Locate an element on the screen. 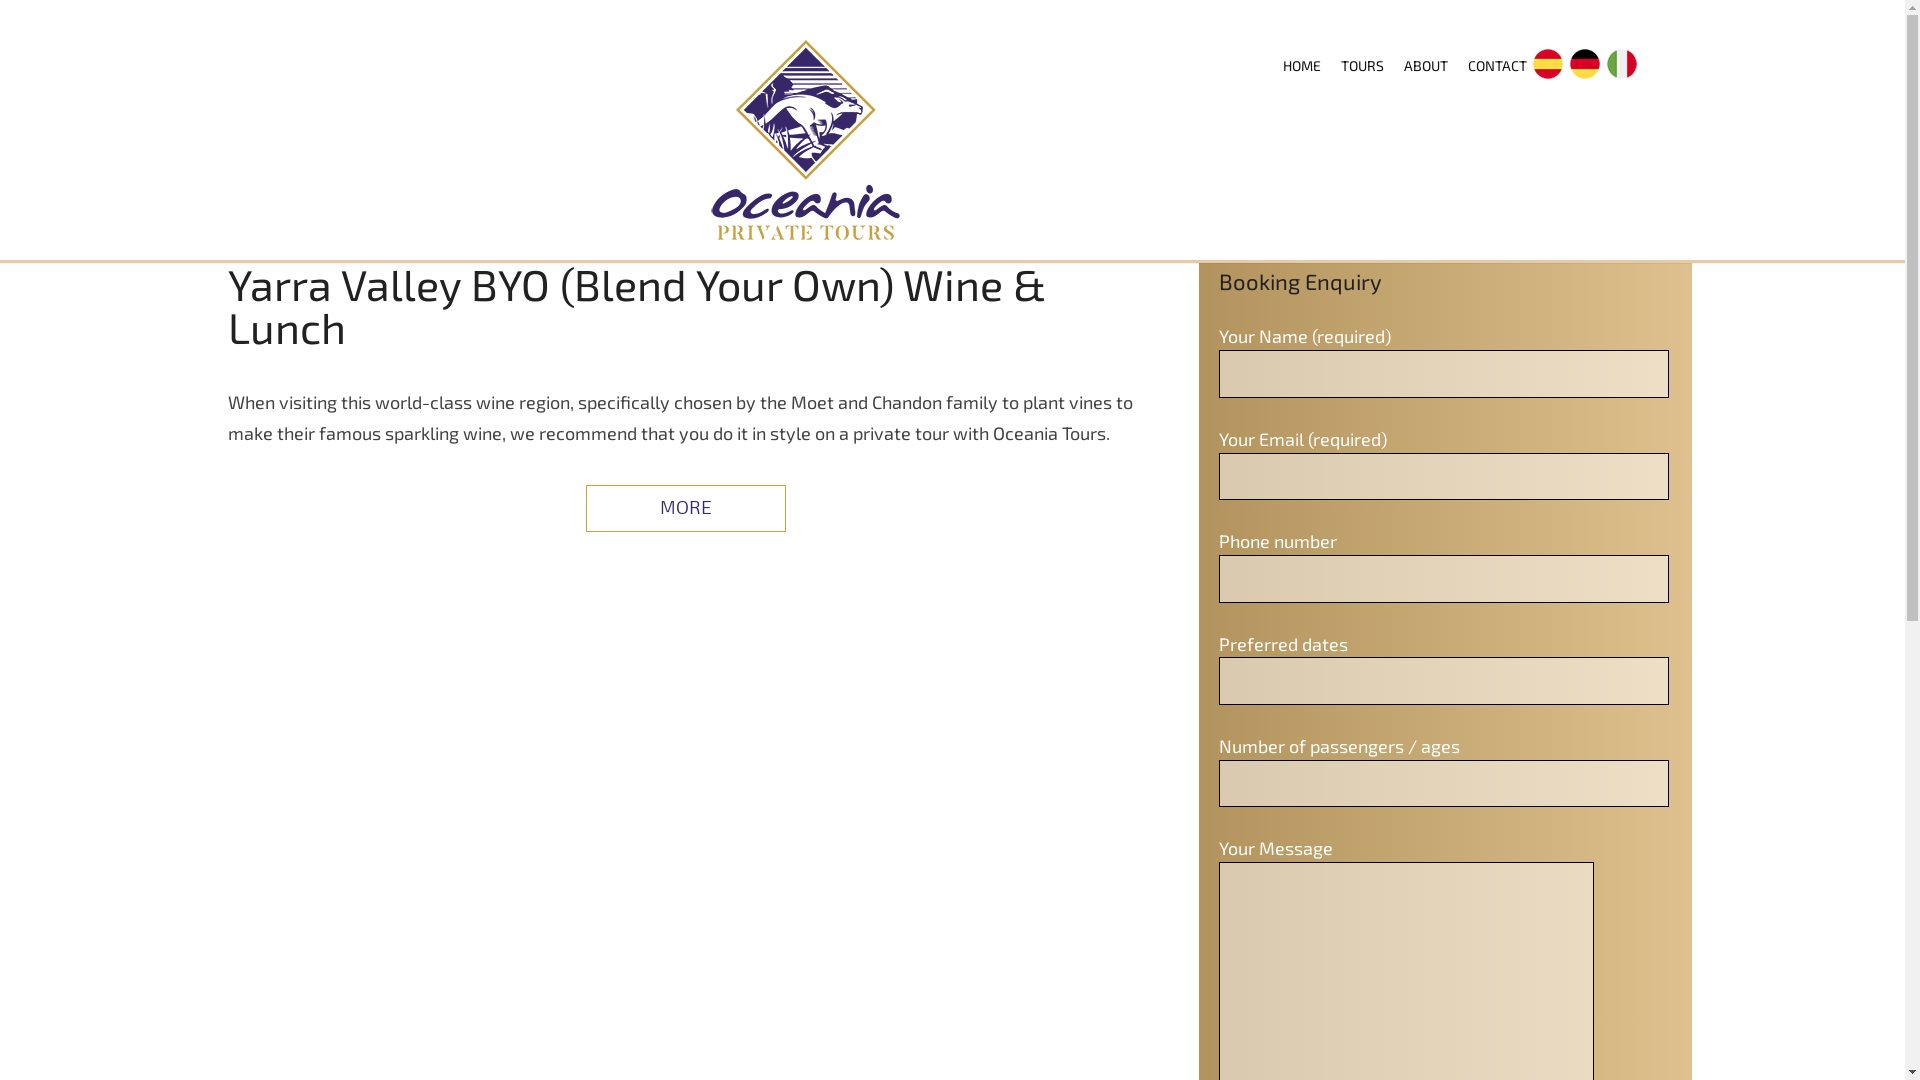 This screenshot has height=1080, width=1920. 'MORE' is located at coordinates (686, 507).